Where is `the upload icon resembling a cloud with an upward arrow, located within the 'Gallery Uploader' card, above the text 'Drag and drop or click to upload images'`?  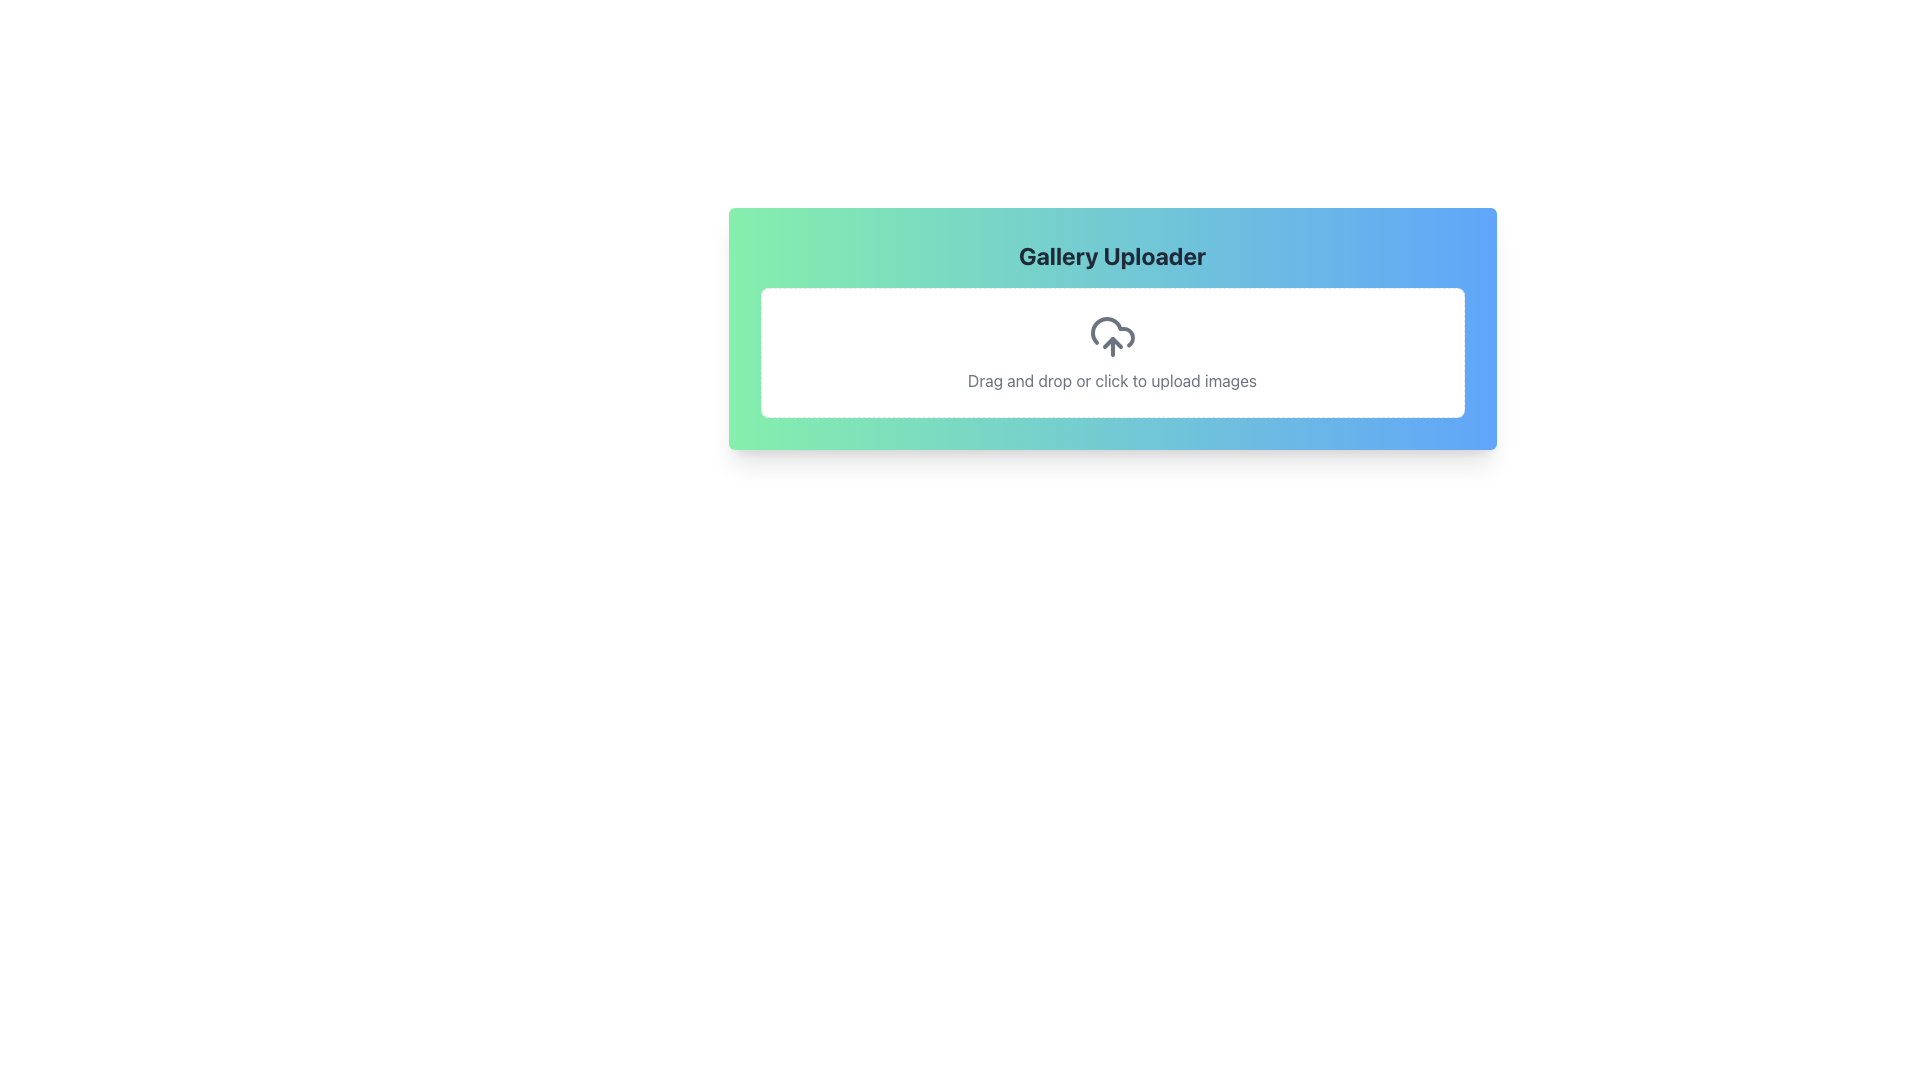 the upload icon resembling a cloud with an upward arrow, located within the 'Gallery Uploader' card, above the text 'Drag and drop or click to upload images' is located at coordinates (1111, 335).